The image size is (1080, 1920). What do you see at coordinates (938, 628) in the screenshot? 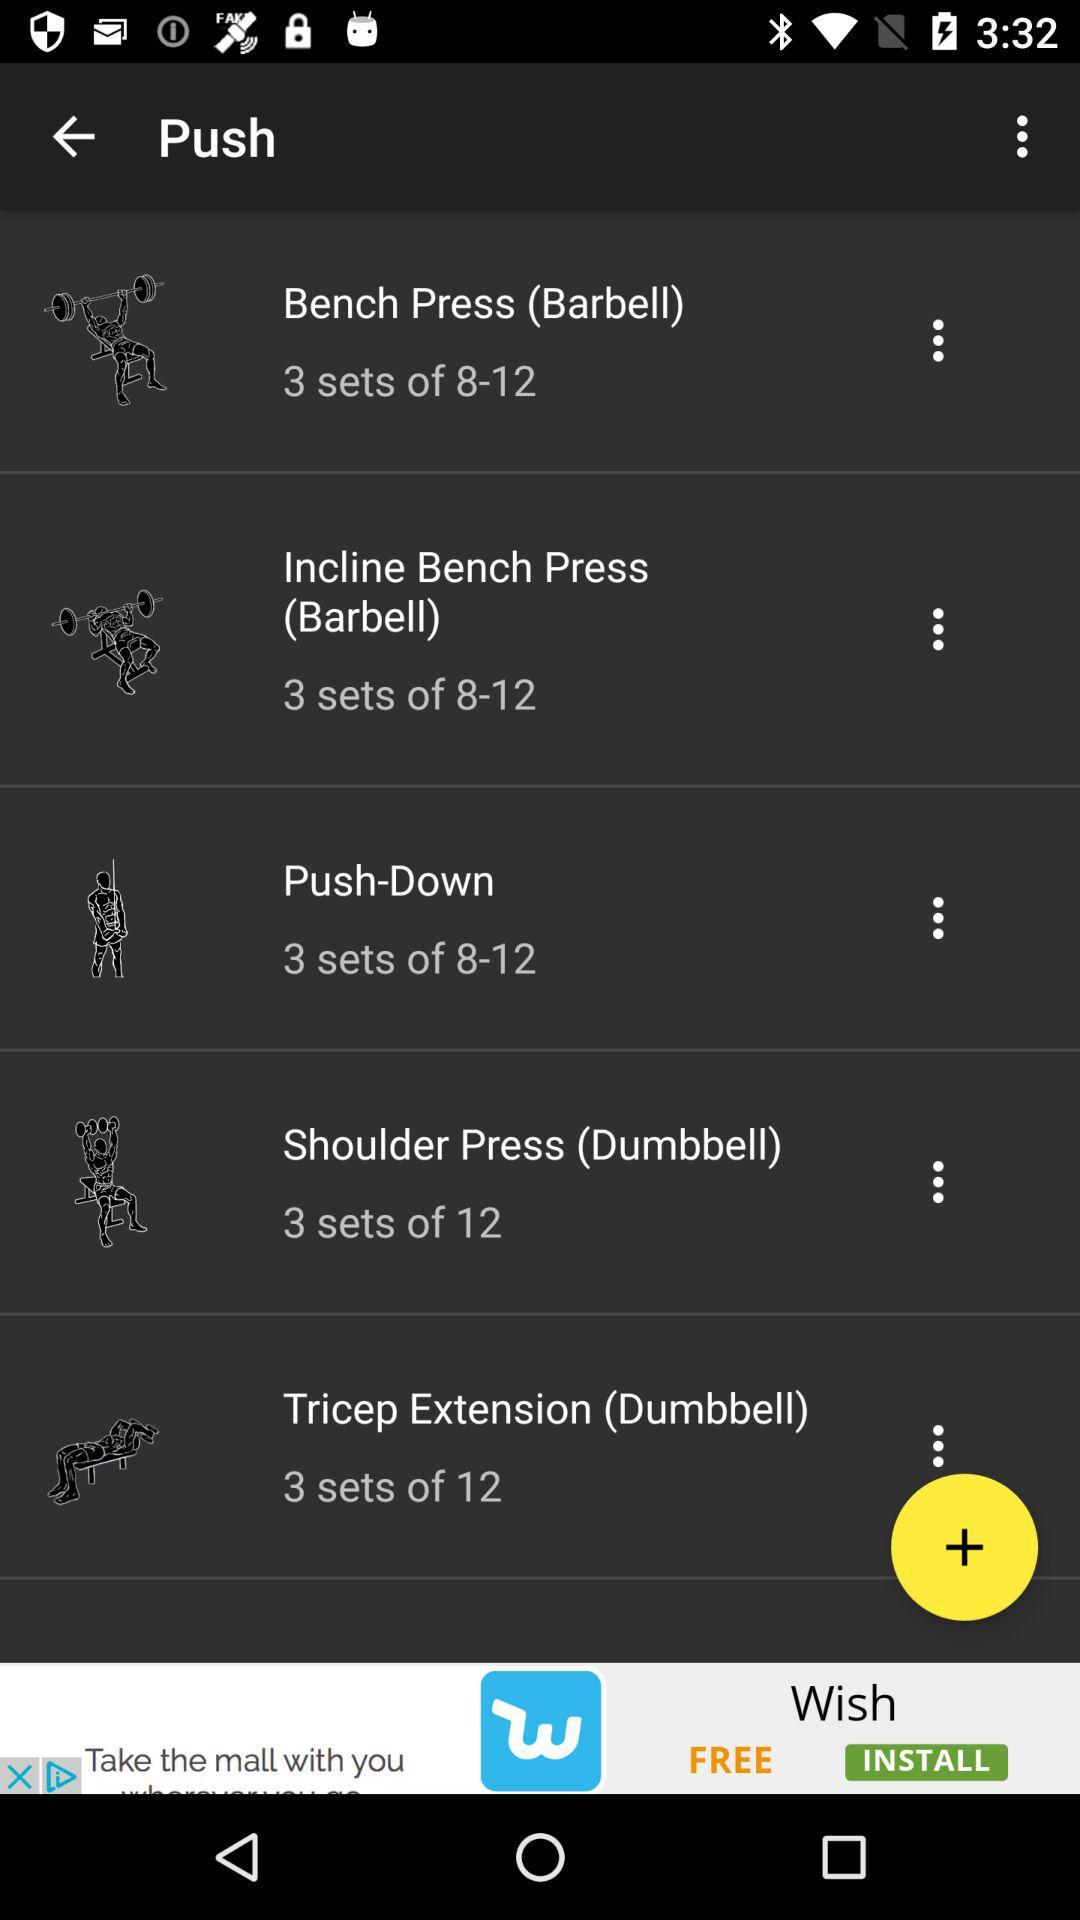
I see `the icon in the 2nd list` at bounding box center [938, 628].